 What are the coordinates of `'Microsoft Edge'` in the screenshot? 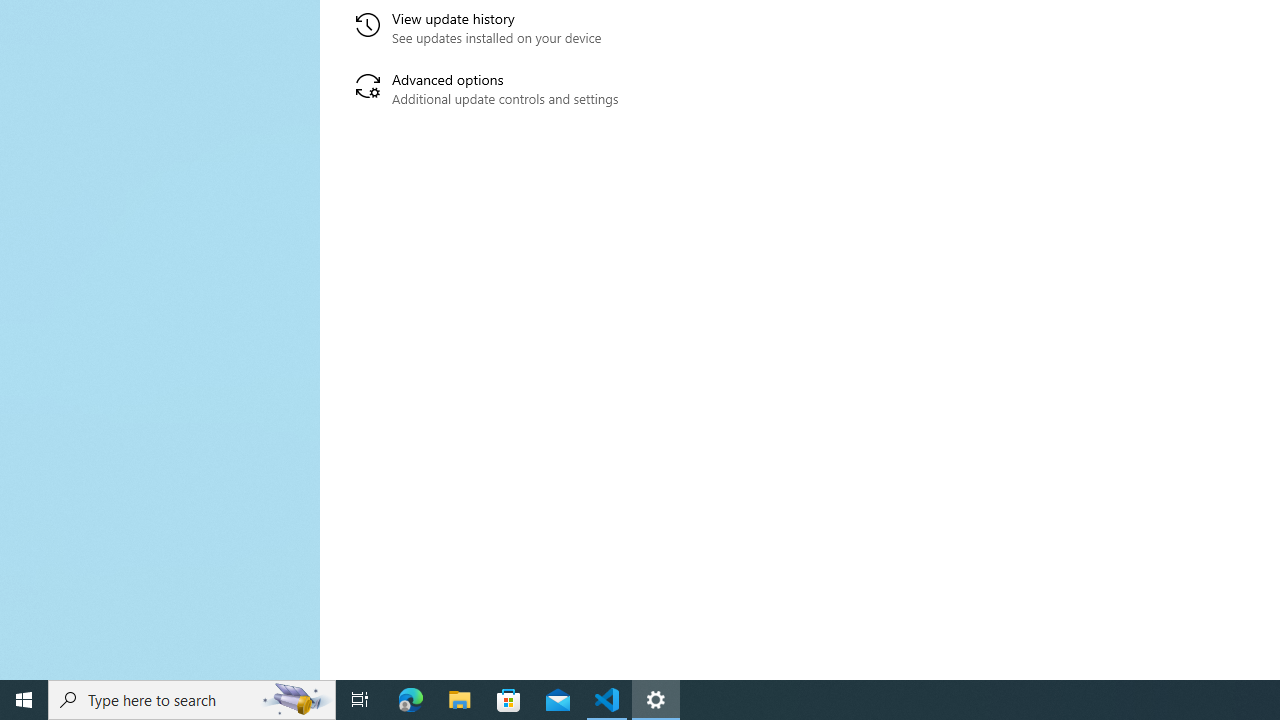 It's located at (410, 698).